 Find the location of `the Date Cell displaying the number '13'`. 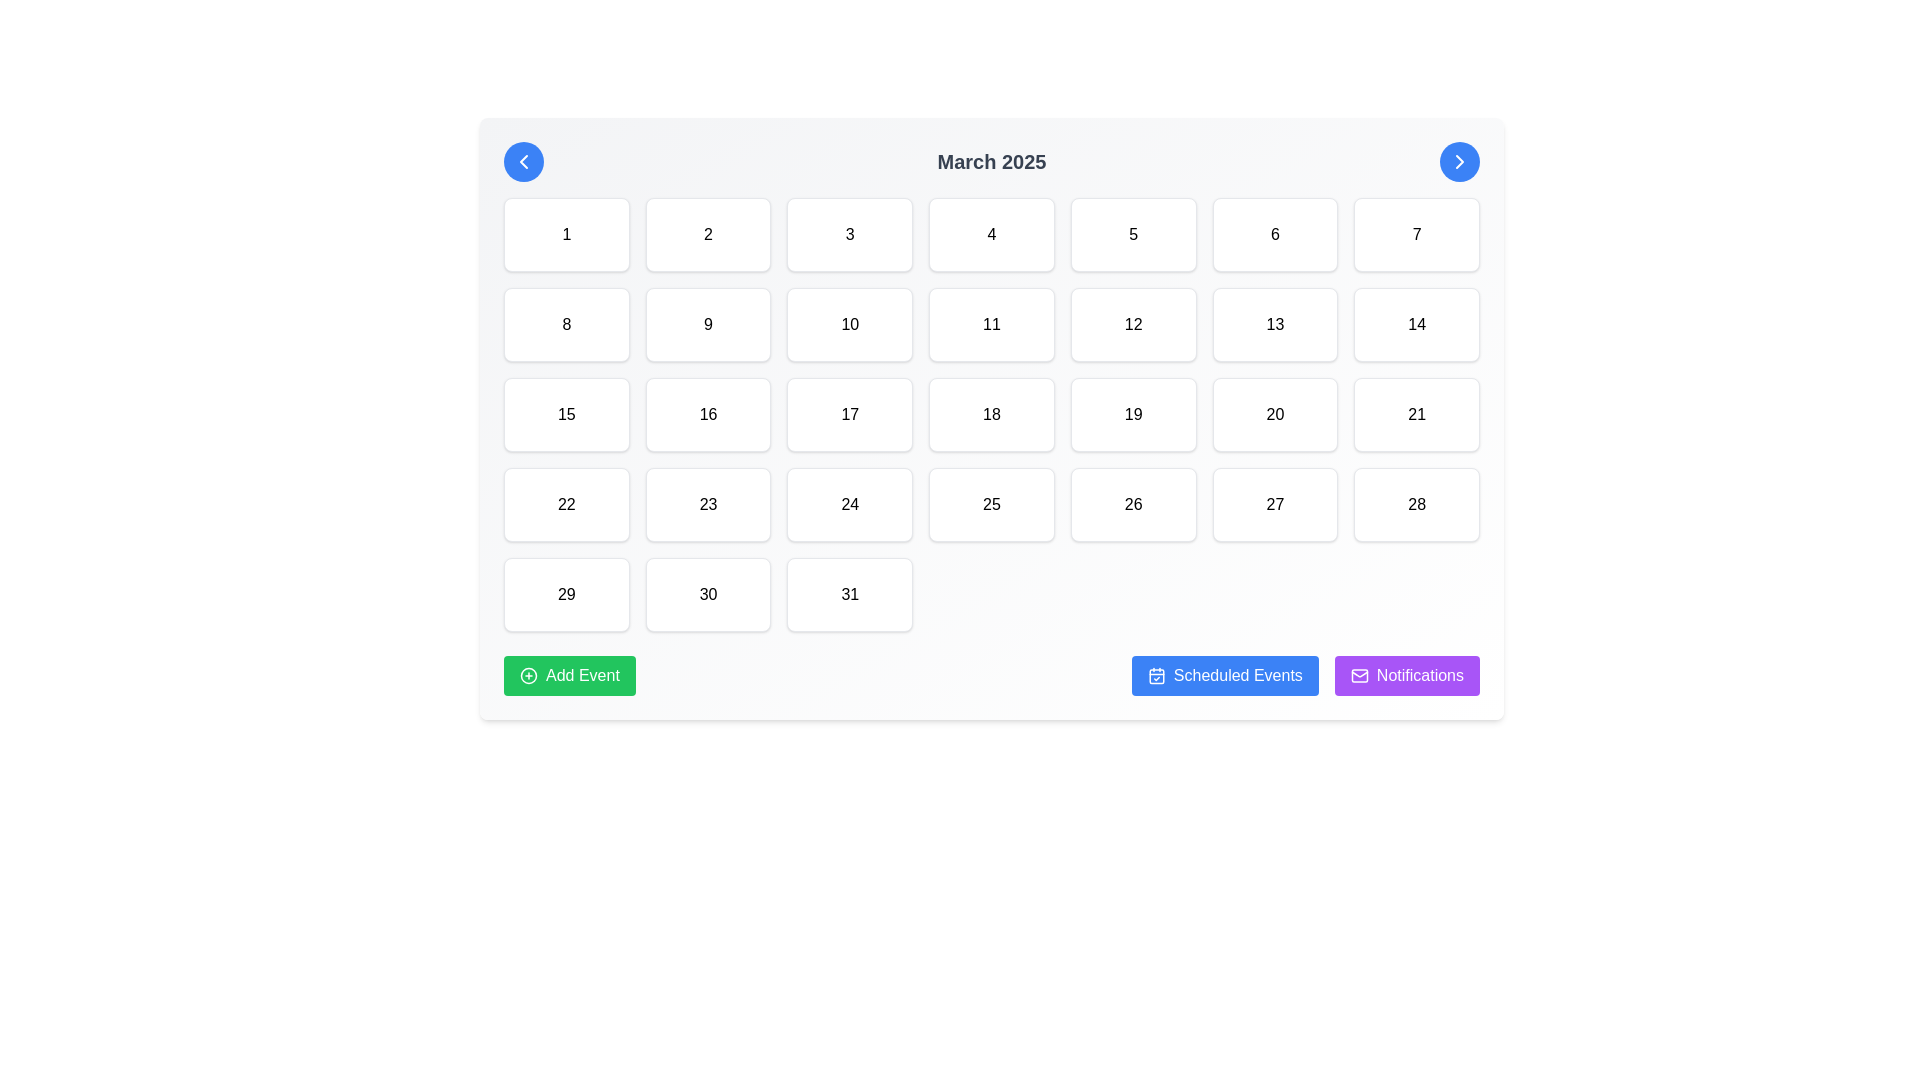

the Date Cell displaying the number '13' is located at coordinates (1274, 323).